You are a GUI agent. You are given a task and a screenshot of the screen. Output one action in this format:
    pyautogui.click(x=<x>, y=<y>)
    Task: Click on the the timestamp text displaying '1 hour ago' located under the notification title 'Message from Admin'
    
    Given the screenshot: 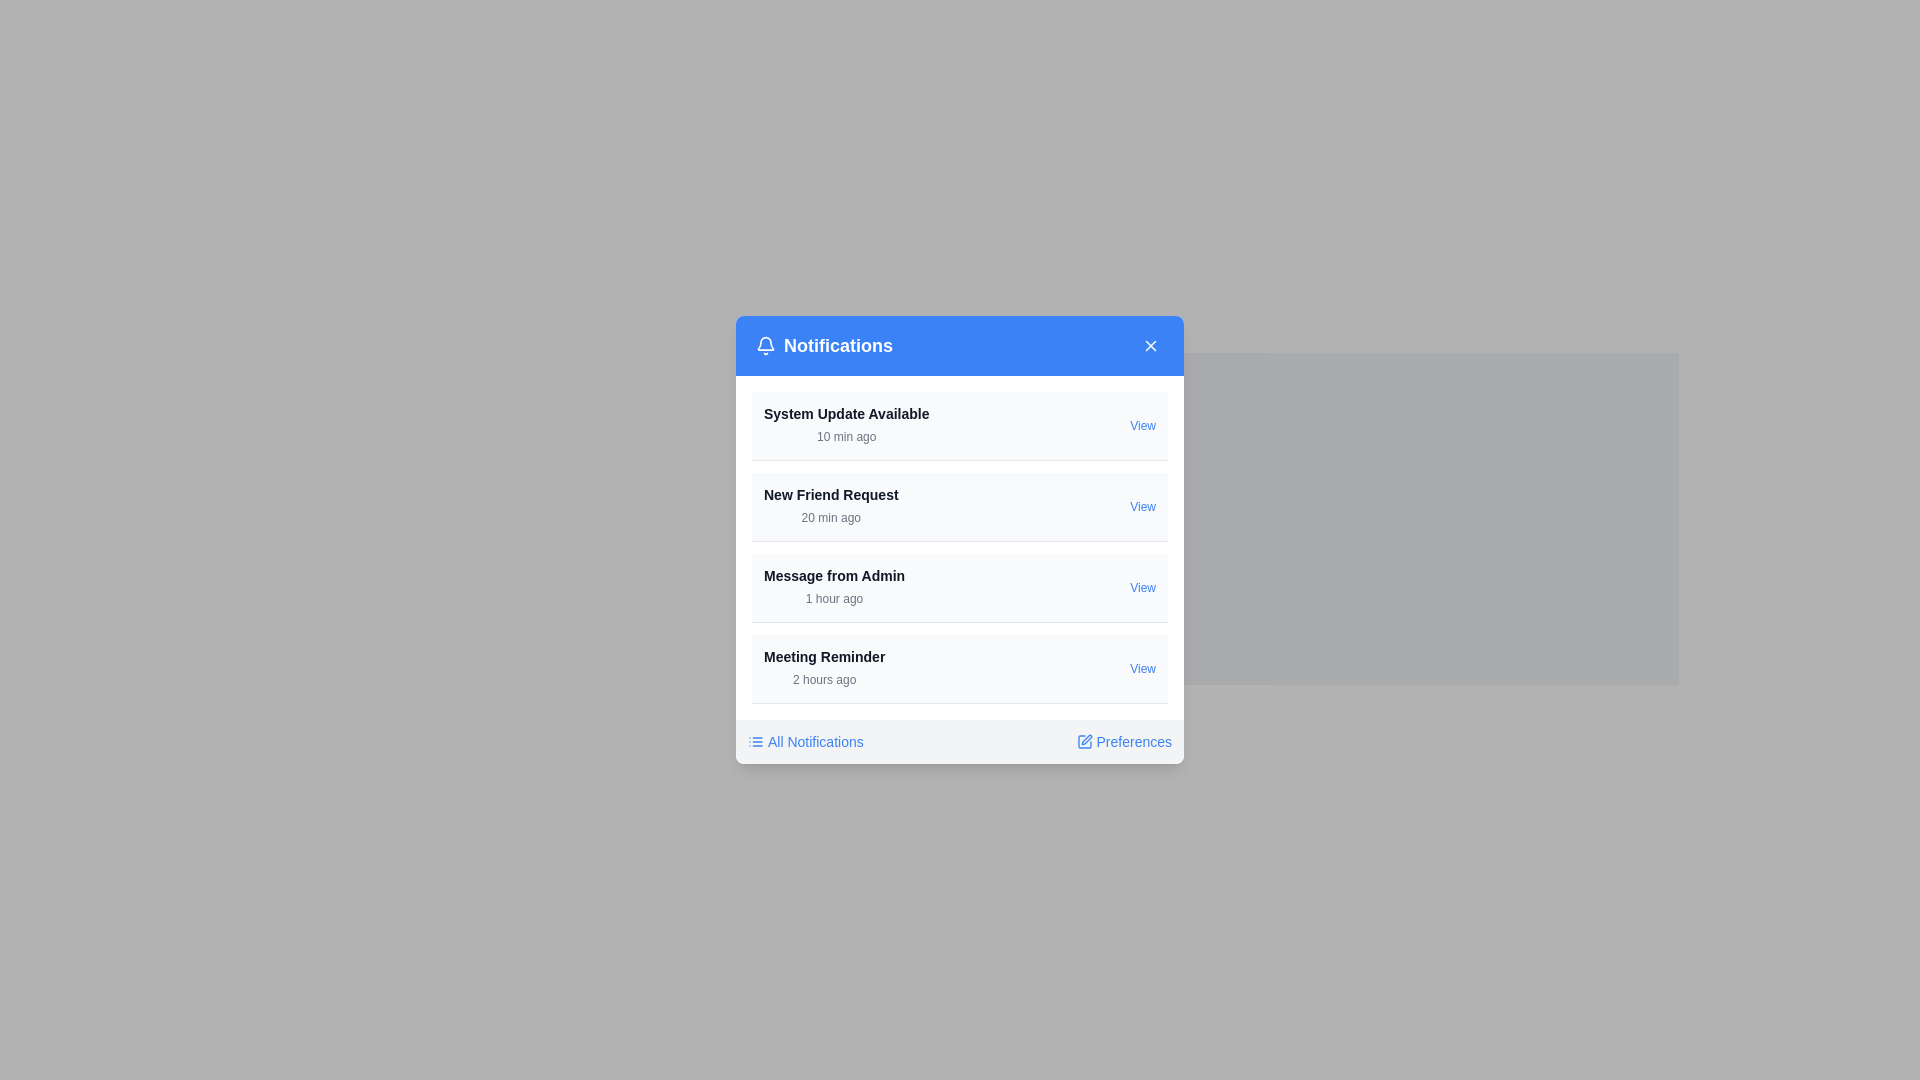 What is the action you would take?
    pyautogui.click(x=834, y=597)
    